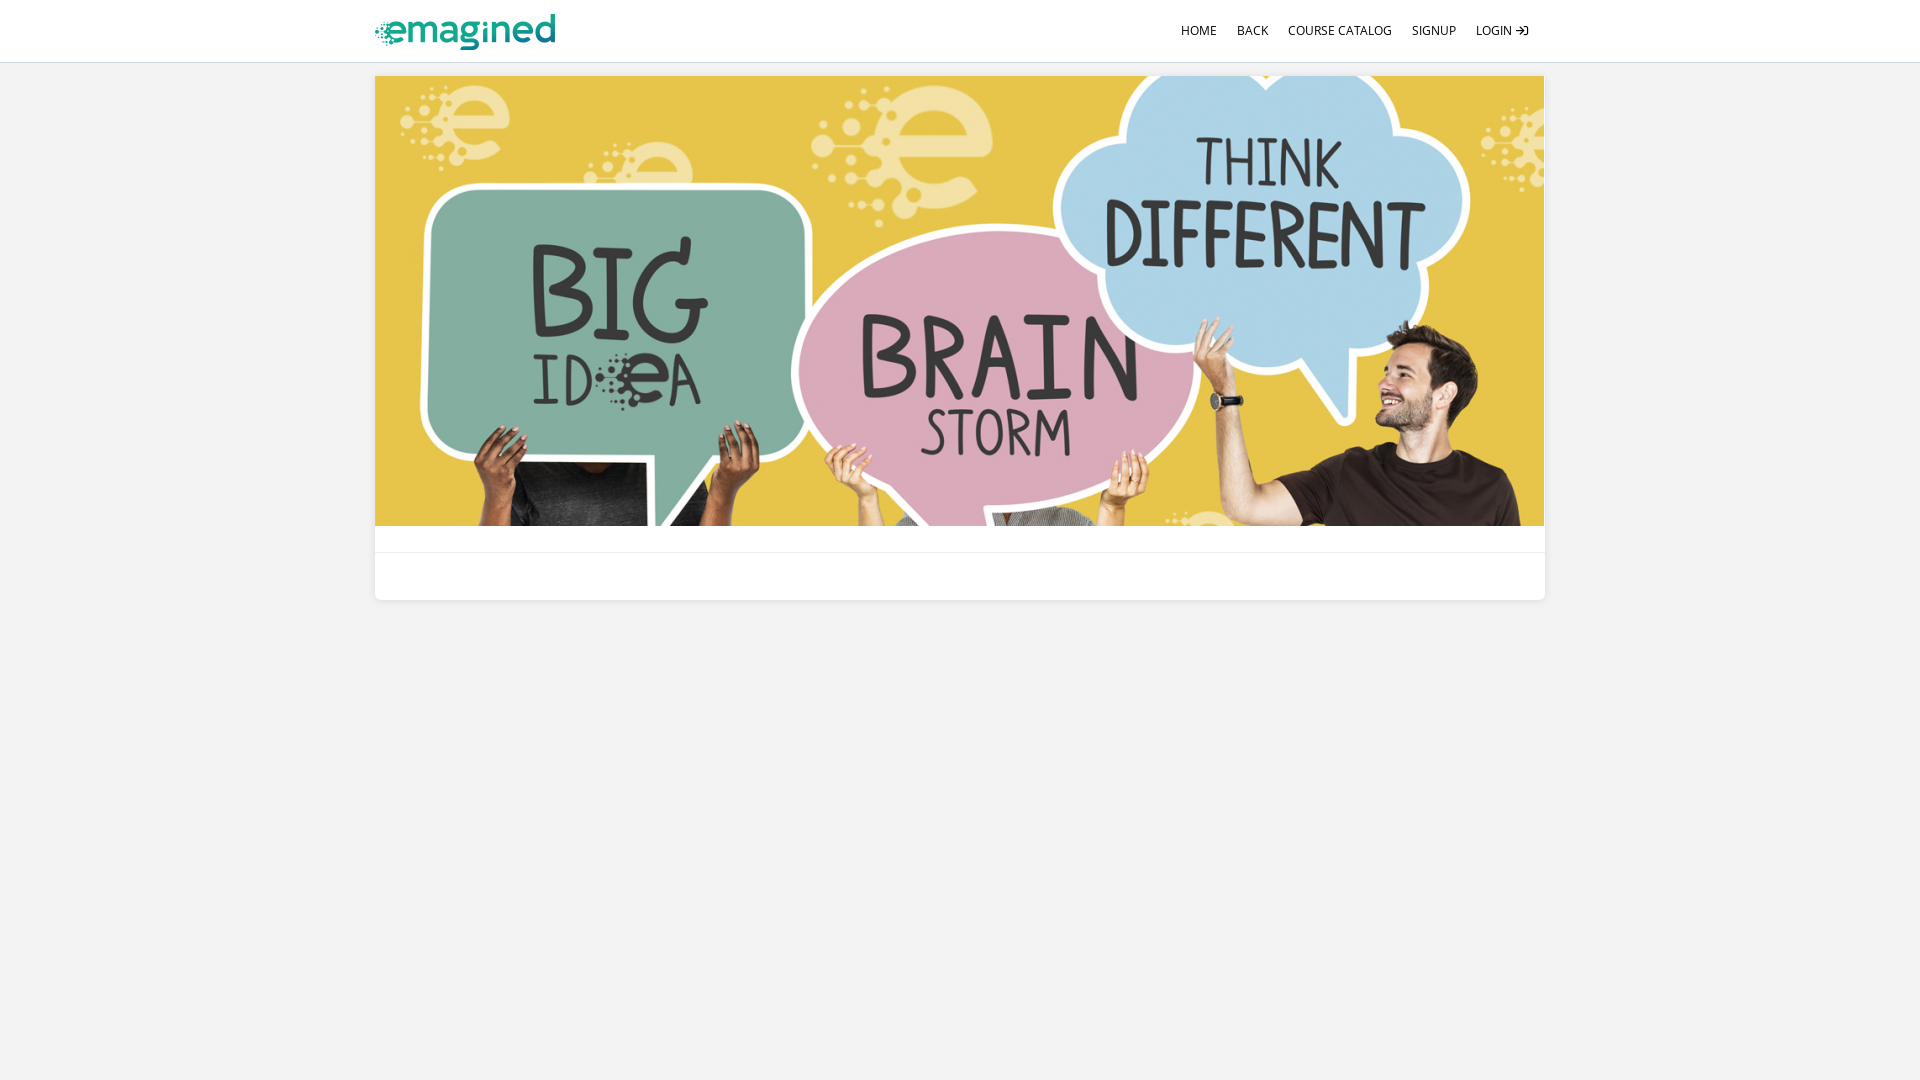 The width and height of the screenshot is (1920, 1080). Describe the element at coordinates (1433, 30) in the screenshot. I see `'SIGNUP'` at that location.